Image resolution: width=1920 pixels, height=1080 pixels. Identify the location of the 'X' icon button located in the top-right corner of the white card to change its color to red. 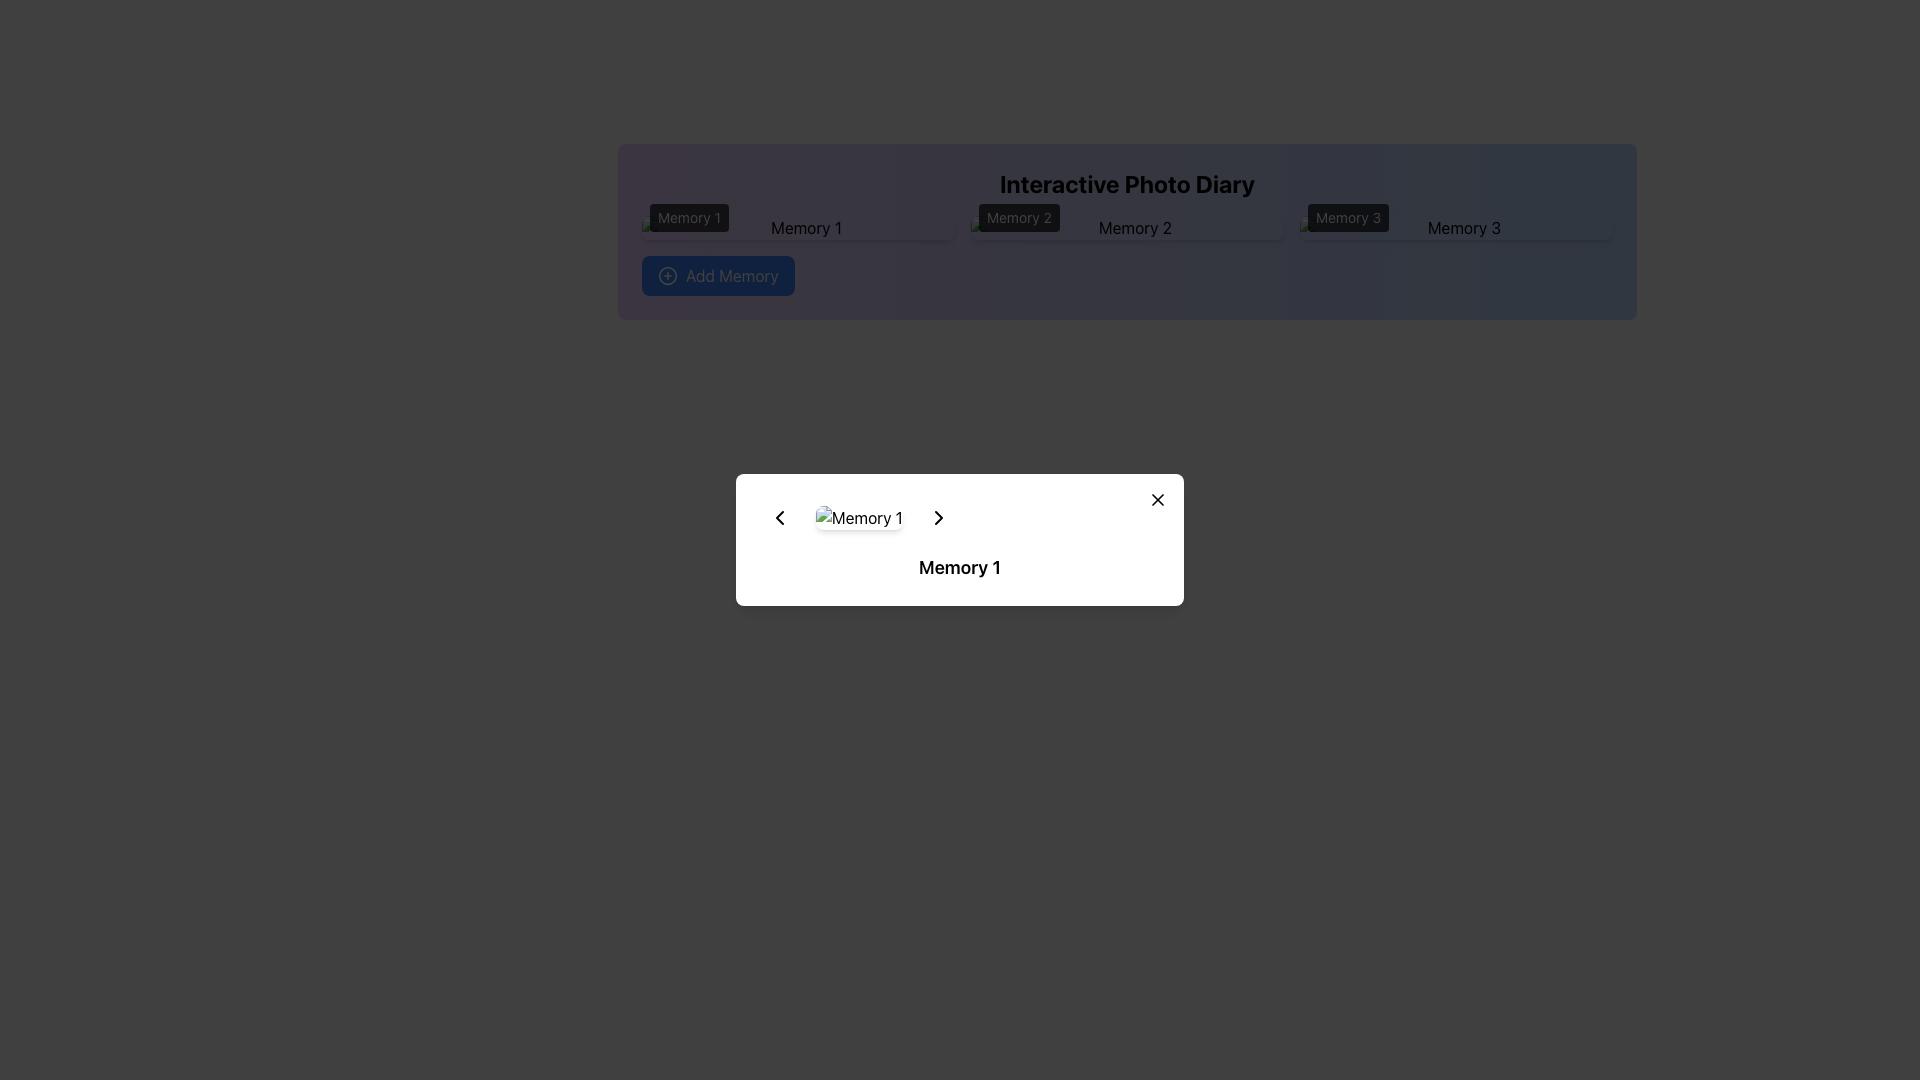
(1157, 499).